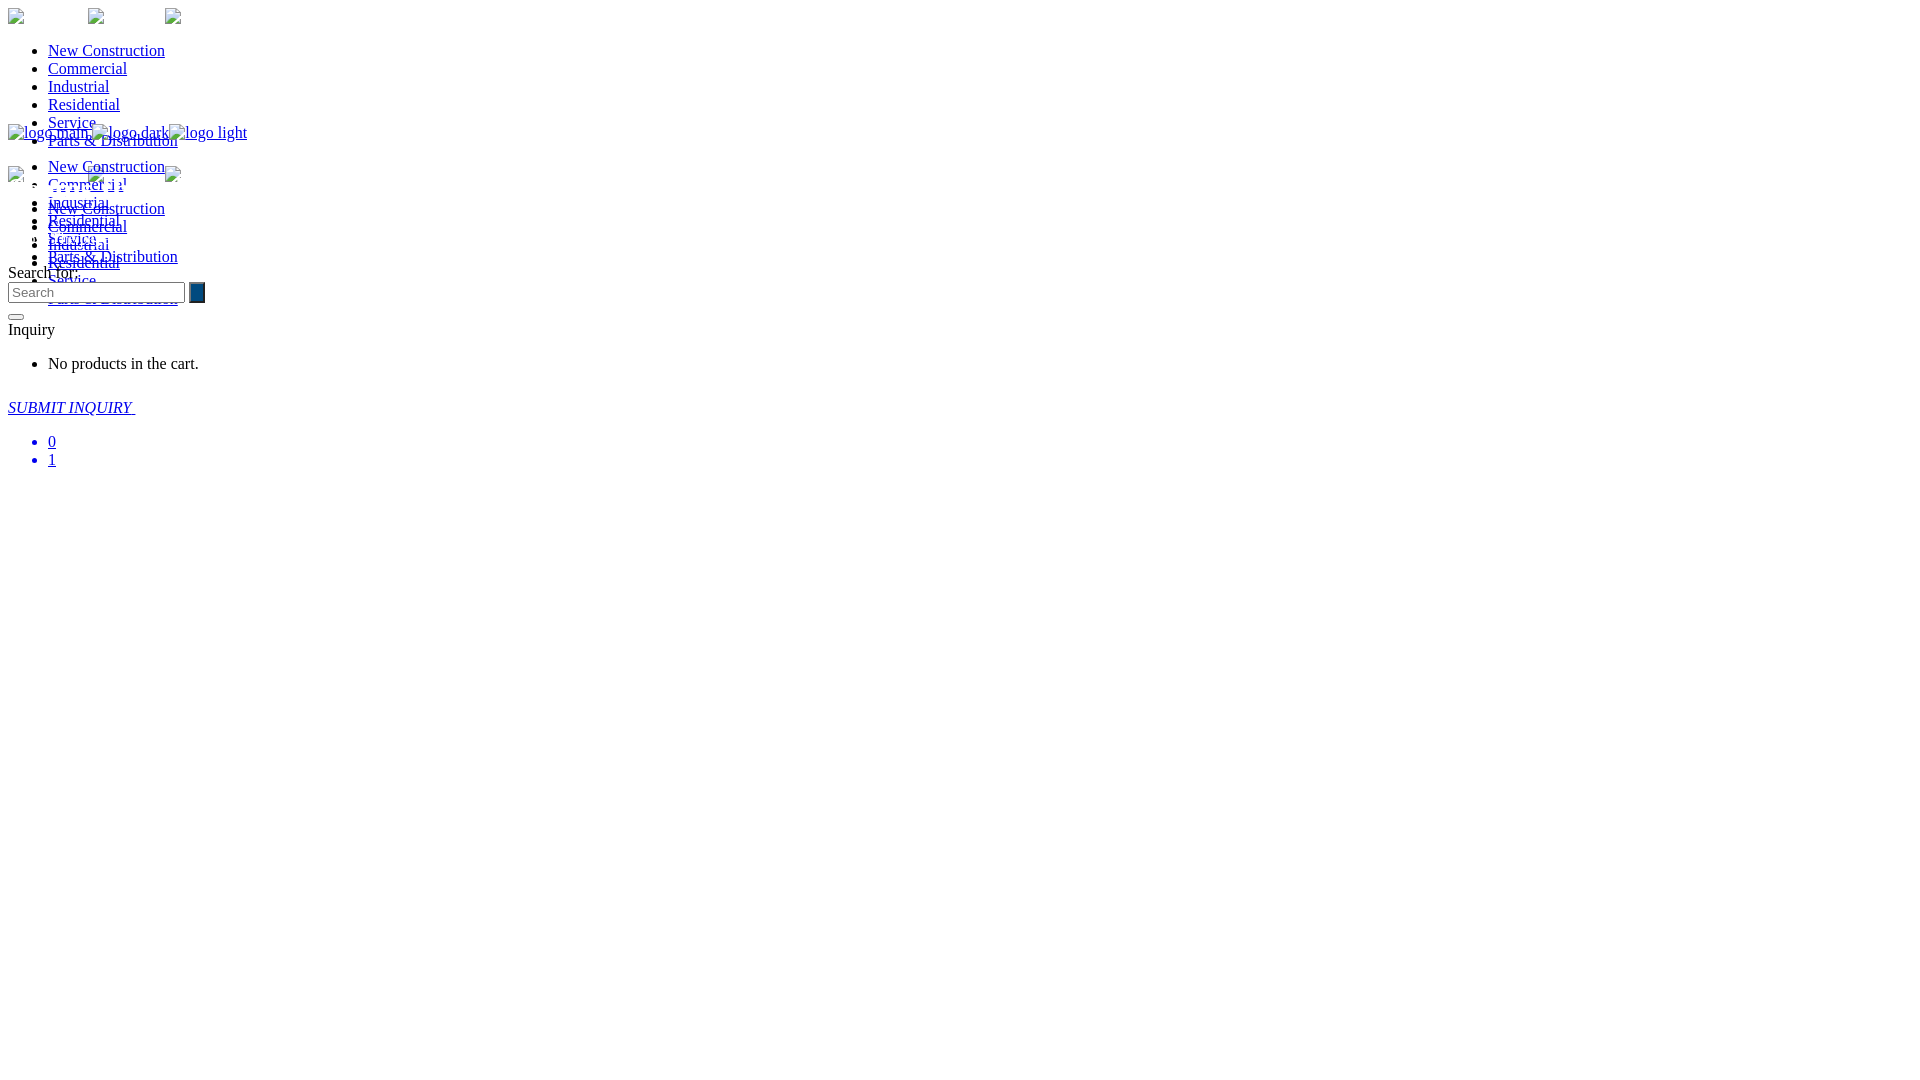 Image resolution: width=1920 pixels, height=1080 pixels. I want to click on 'Industrial', so click(78, 202).